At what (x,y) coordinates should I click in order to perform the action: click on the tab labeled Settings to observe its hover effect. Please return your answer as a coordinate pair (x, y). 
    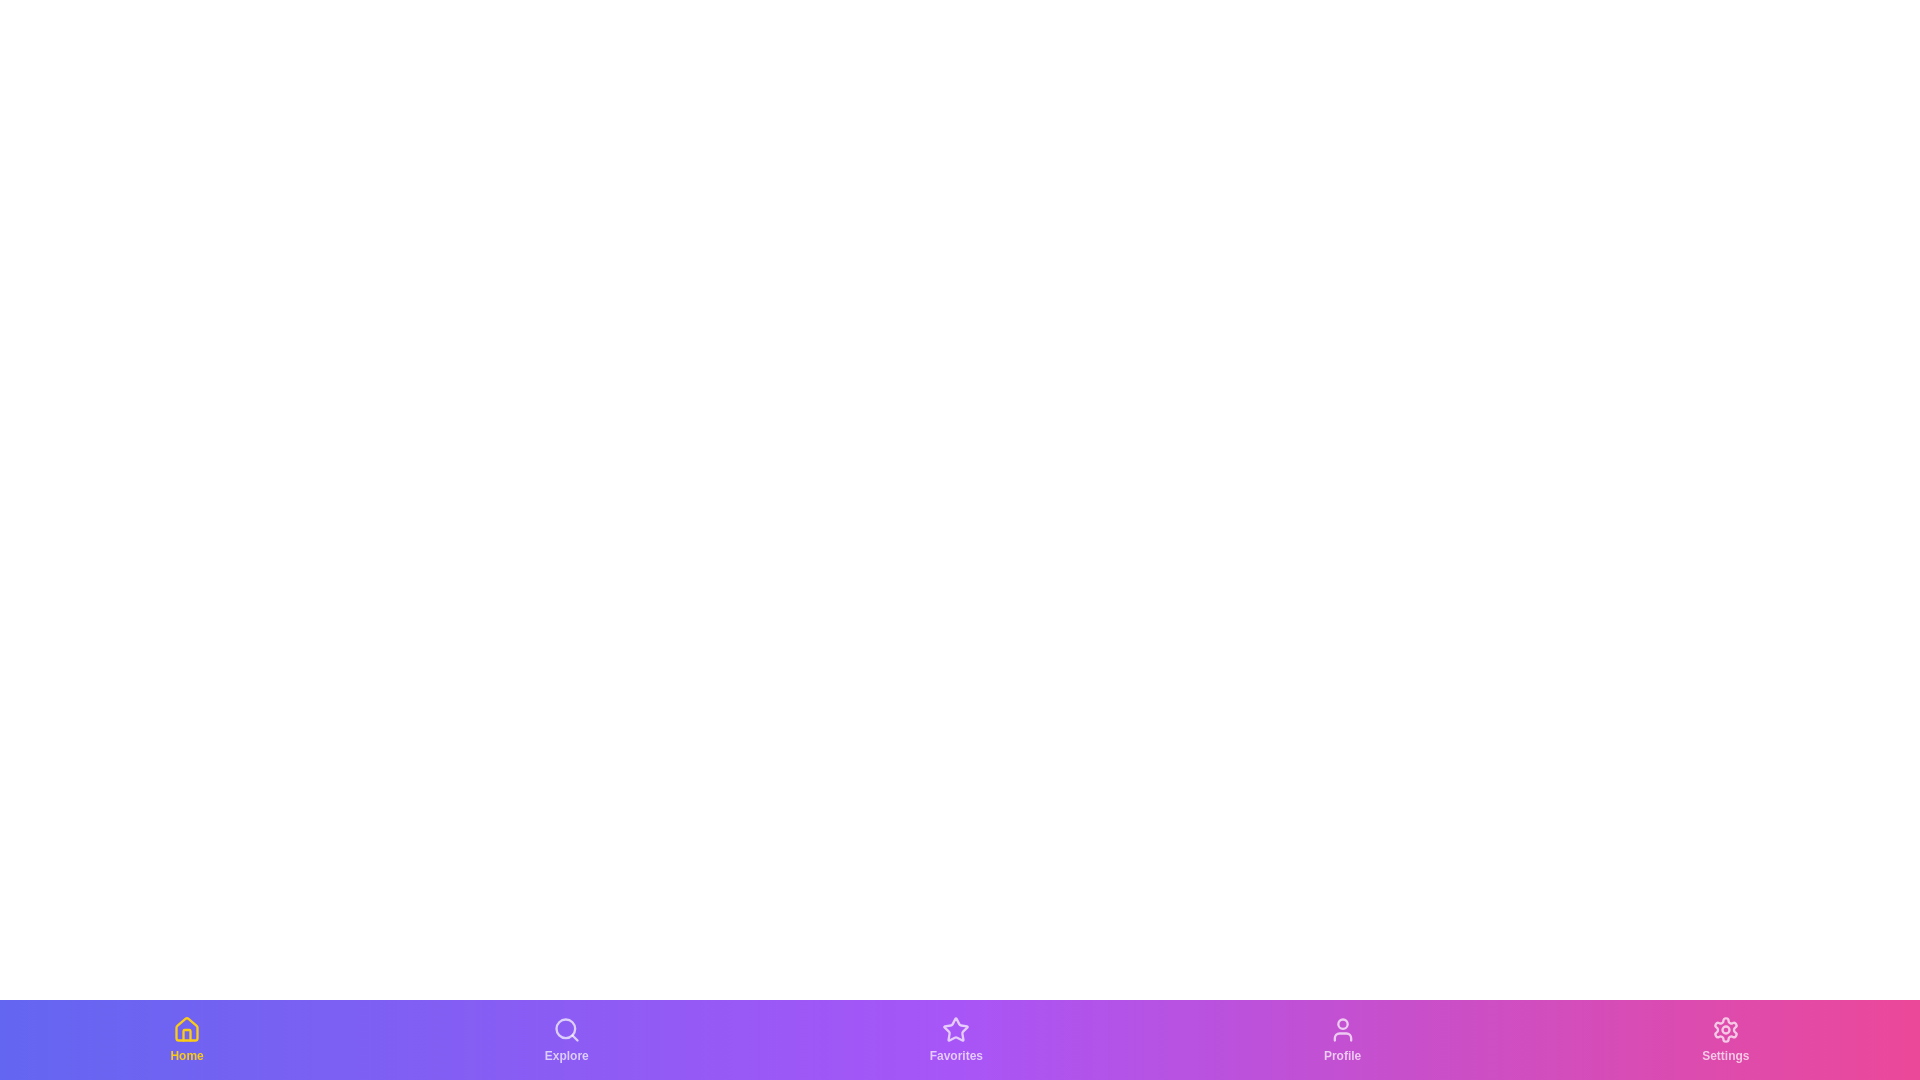
    Looking at the image, I should click on (1723, 1039).